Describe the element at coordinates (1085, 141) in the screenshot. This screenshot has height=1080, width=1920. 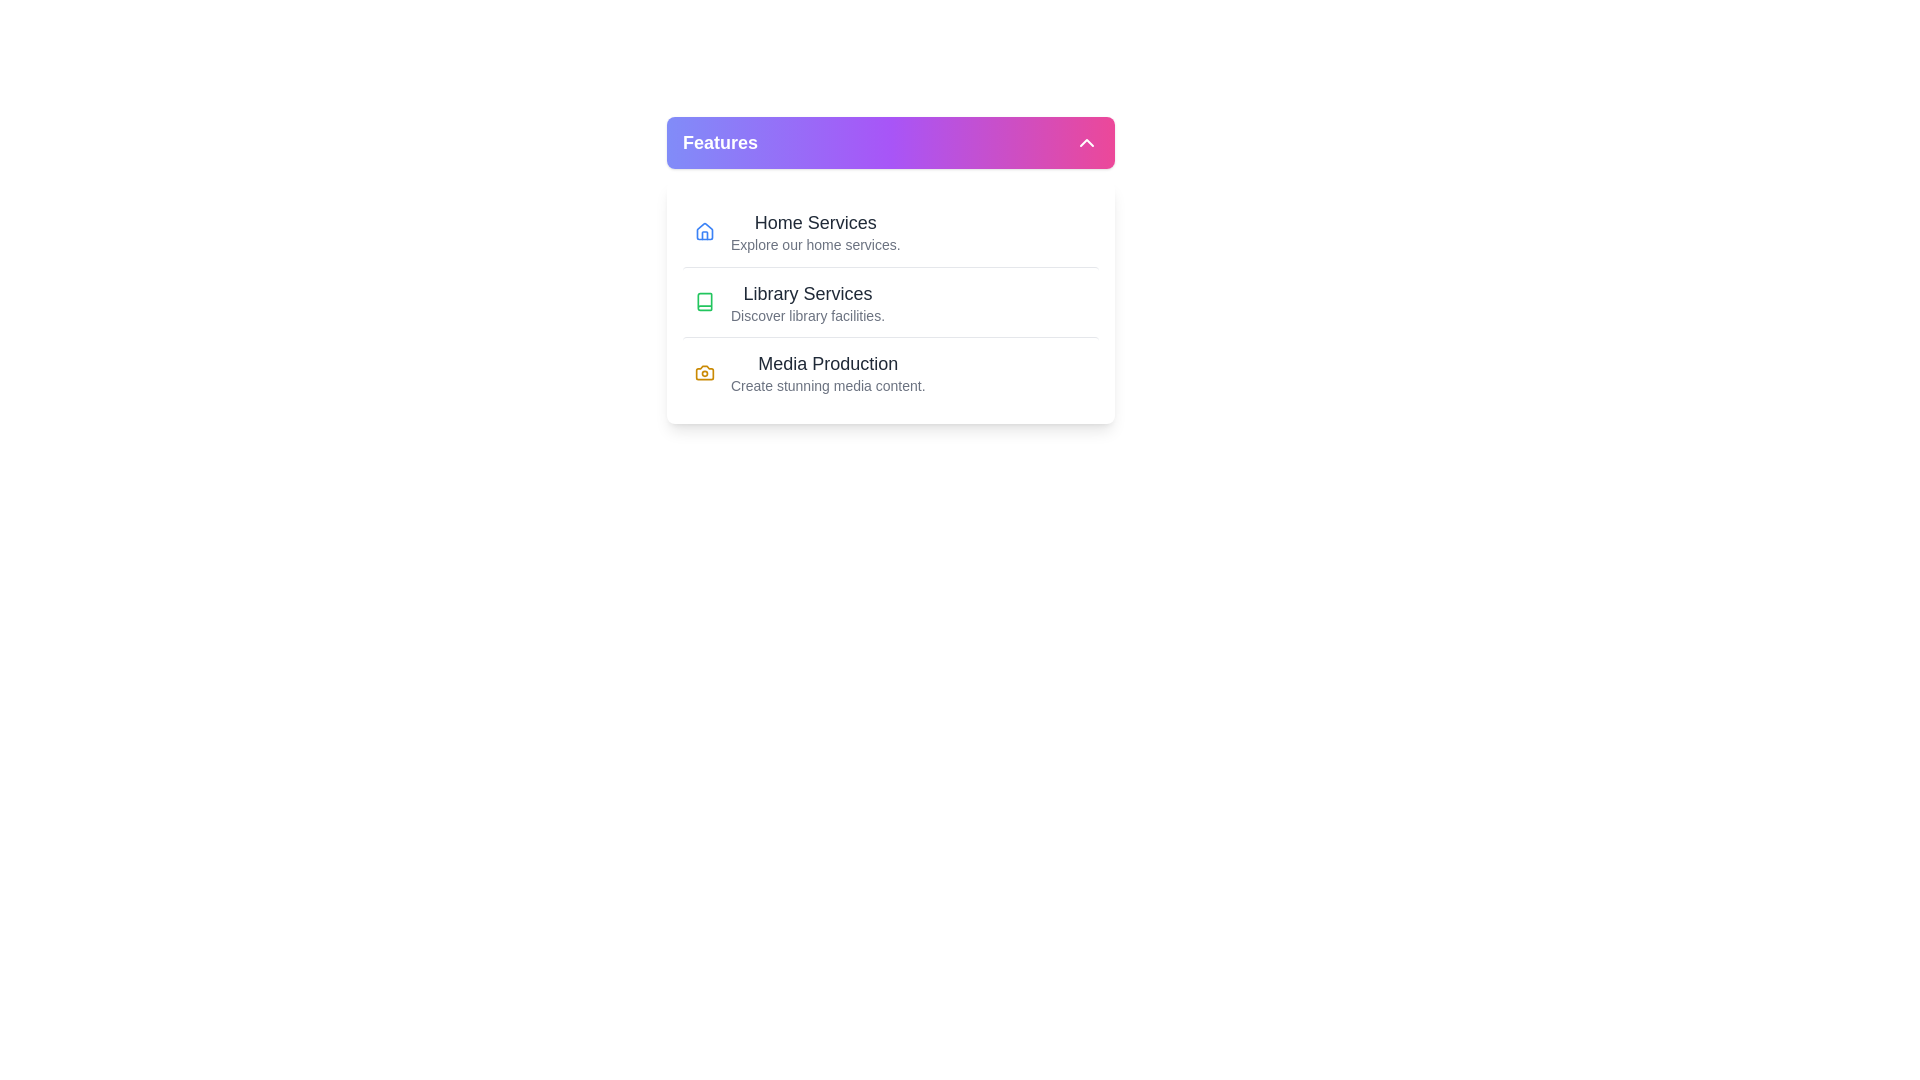
I see `the upward-pointing chevron icon located to the right of the 'Features' text in the gradient header` at that location.